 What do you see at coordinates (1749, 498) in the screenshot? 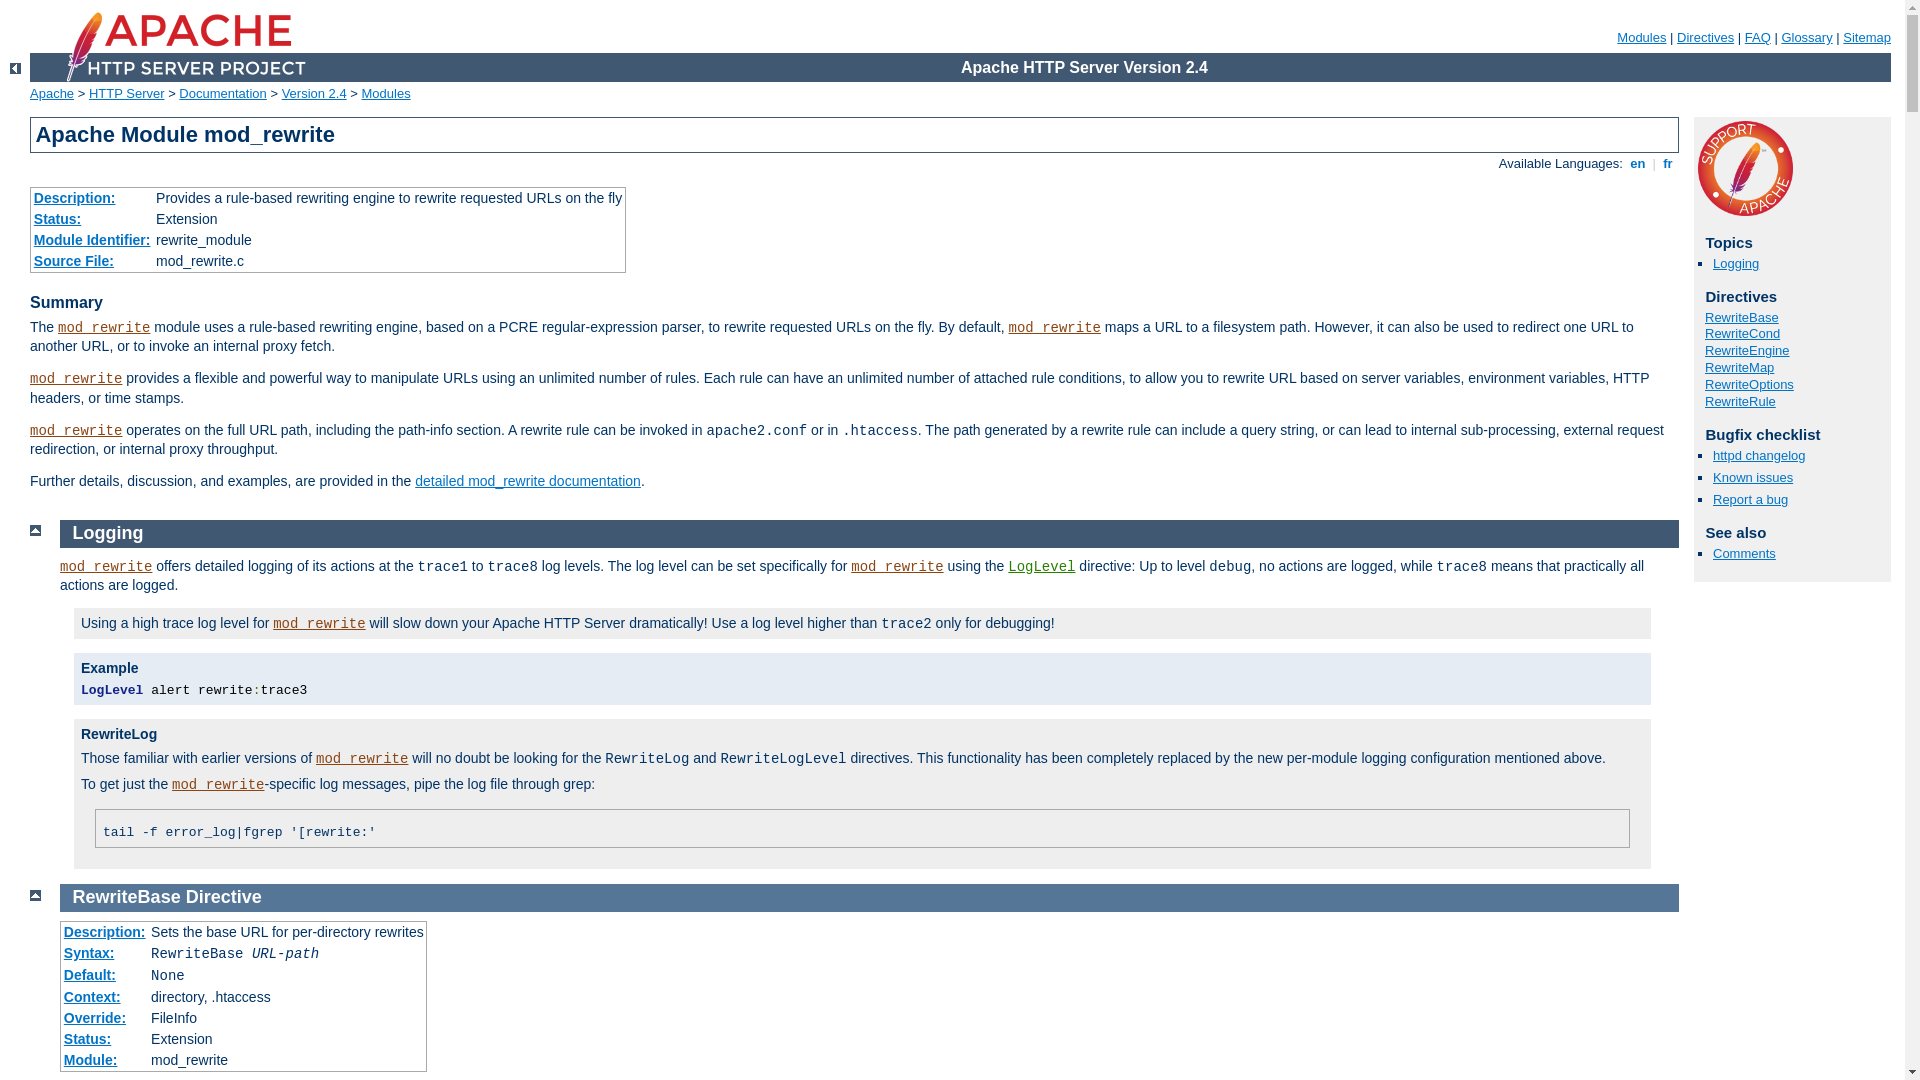
I see `'Report a bug'` at bounding box center [1749, 498].